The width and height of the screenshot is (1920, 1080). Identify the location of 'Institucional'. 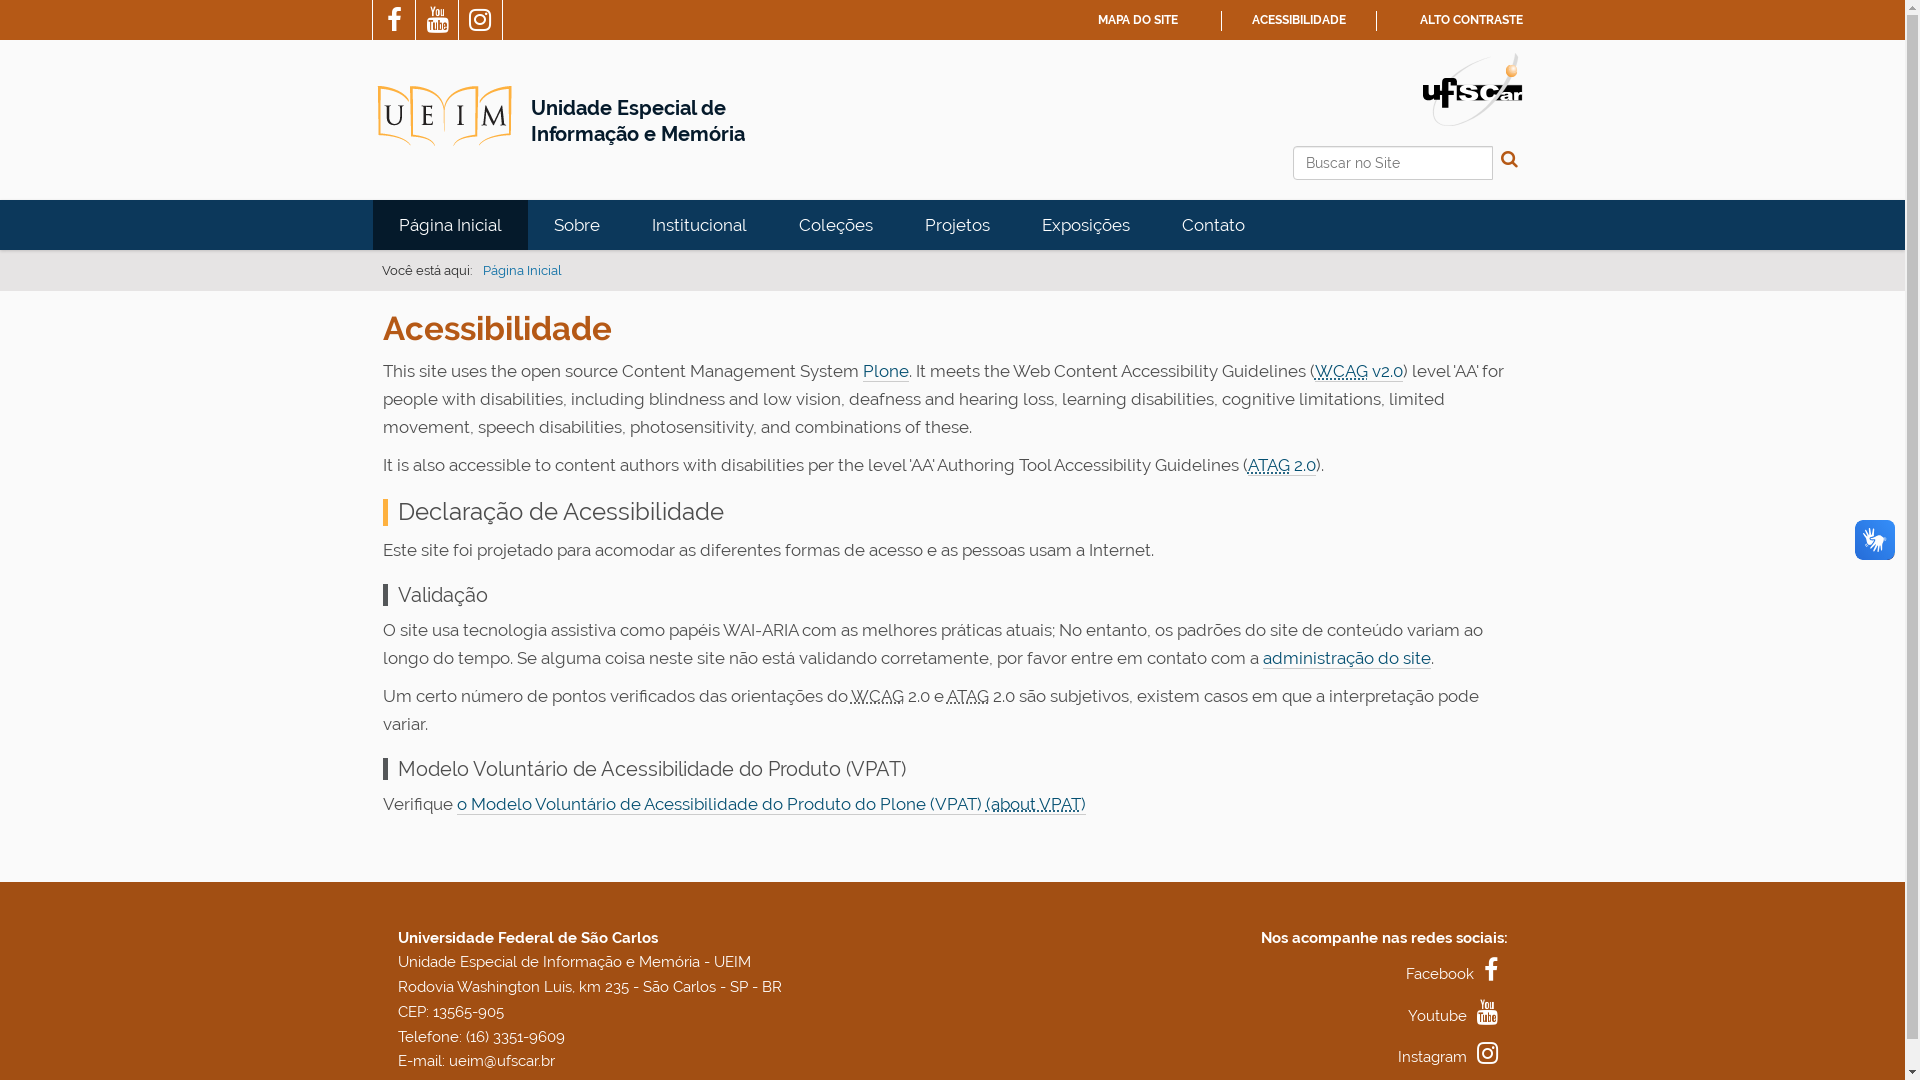
(699, 224).